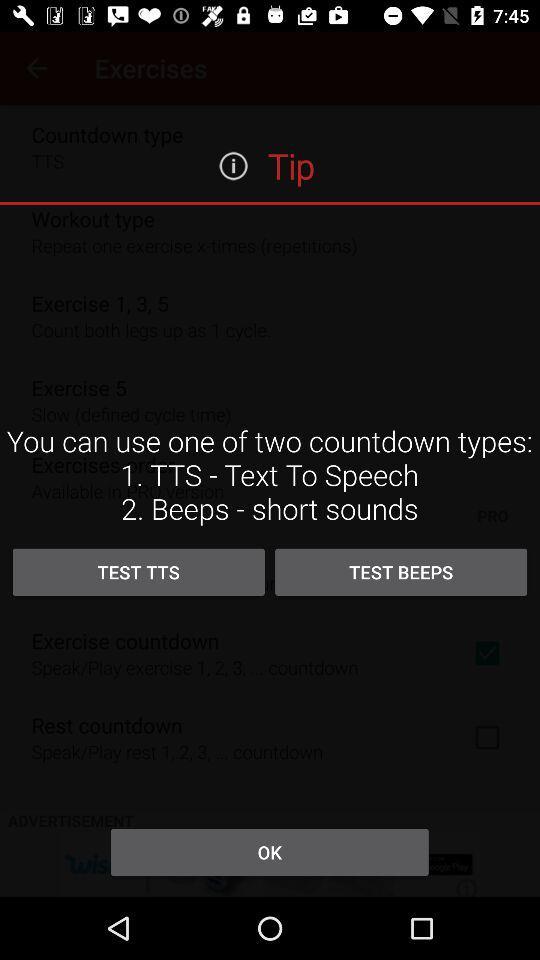  What do you see at coordinates (401, 572) in the screenshot?
I see `the item on the right` at bounding box center [401, 572].